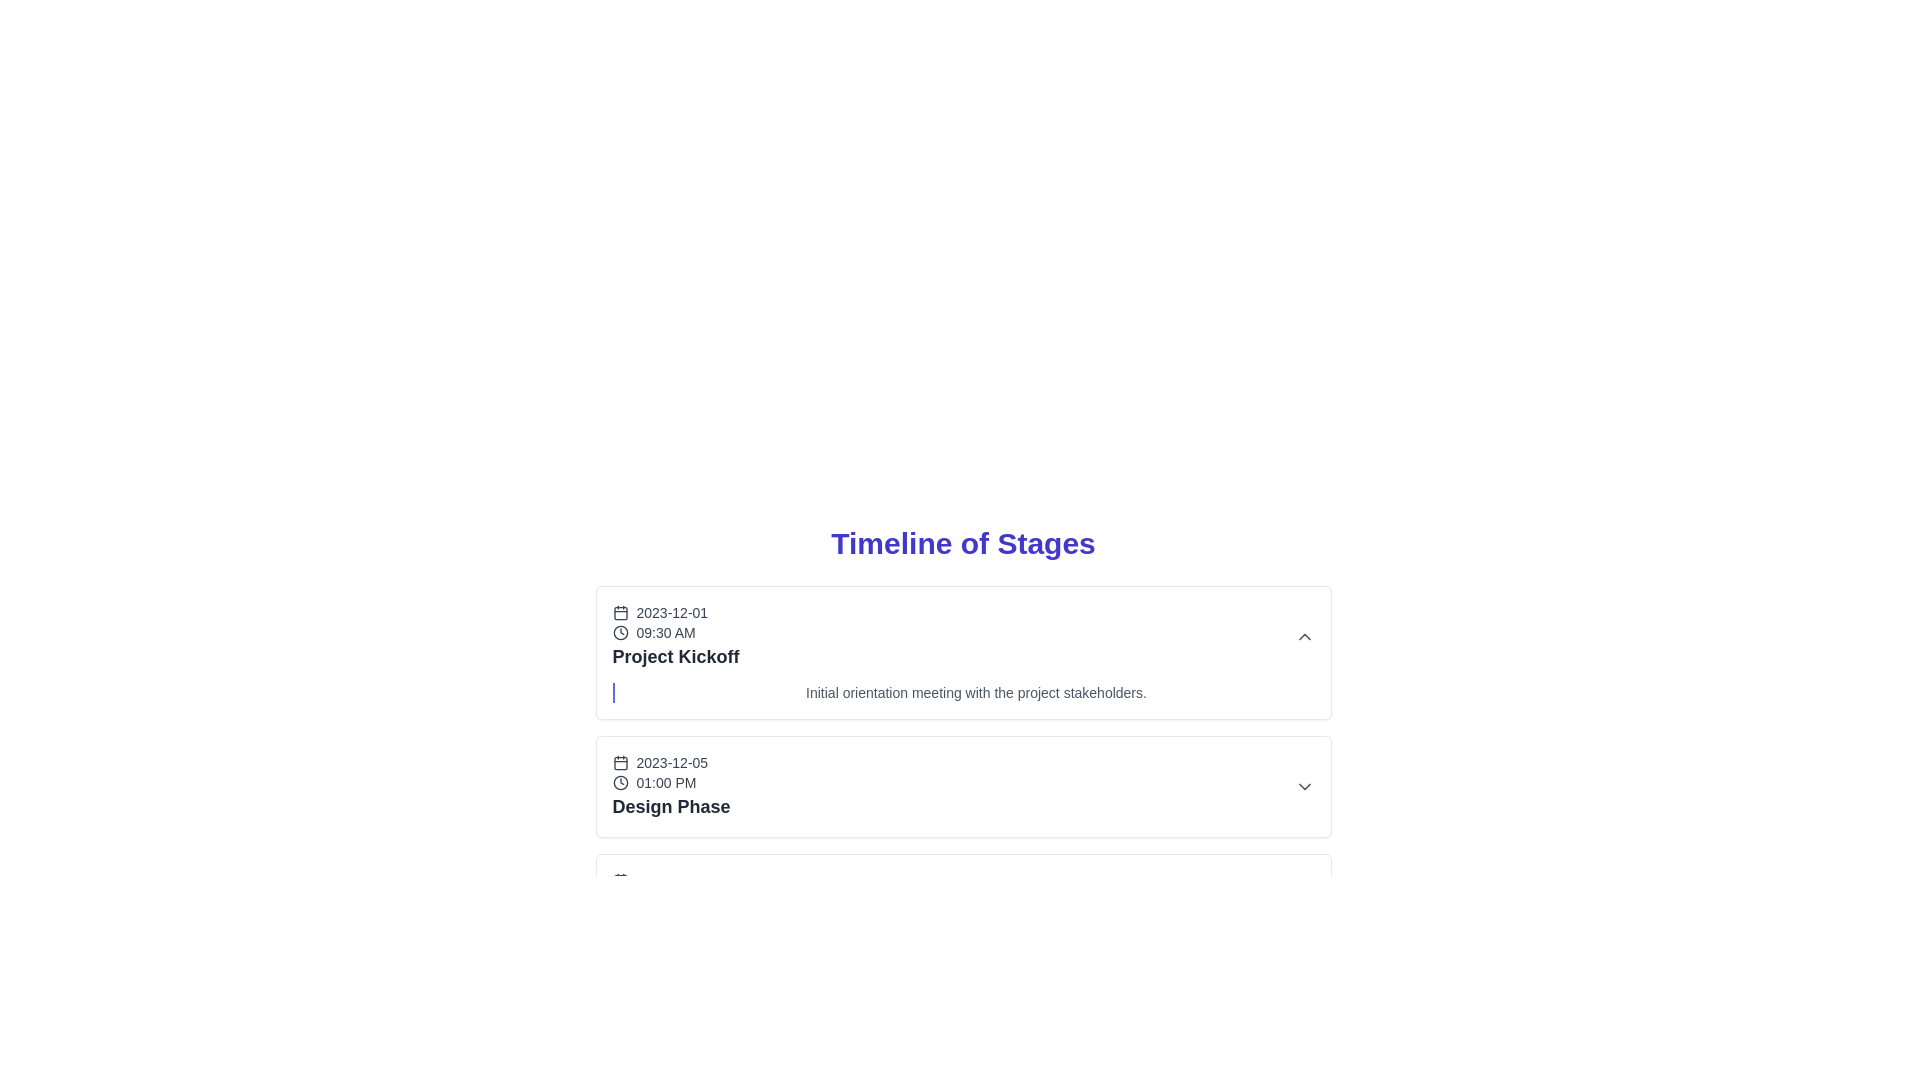  Describe the element at coordinates (963, 785) in the screenshot. I see `information displayed in the timeline entry for the 'Design Phase' scheduled for December 5th, 2023, at 1:00 PM, which is the second entry in the list below 'Project Kickoff'` at that location.